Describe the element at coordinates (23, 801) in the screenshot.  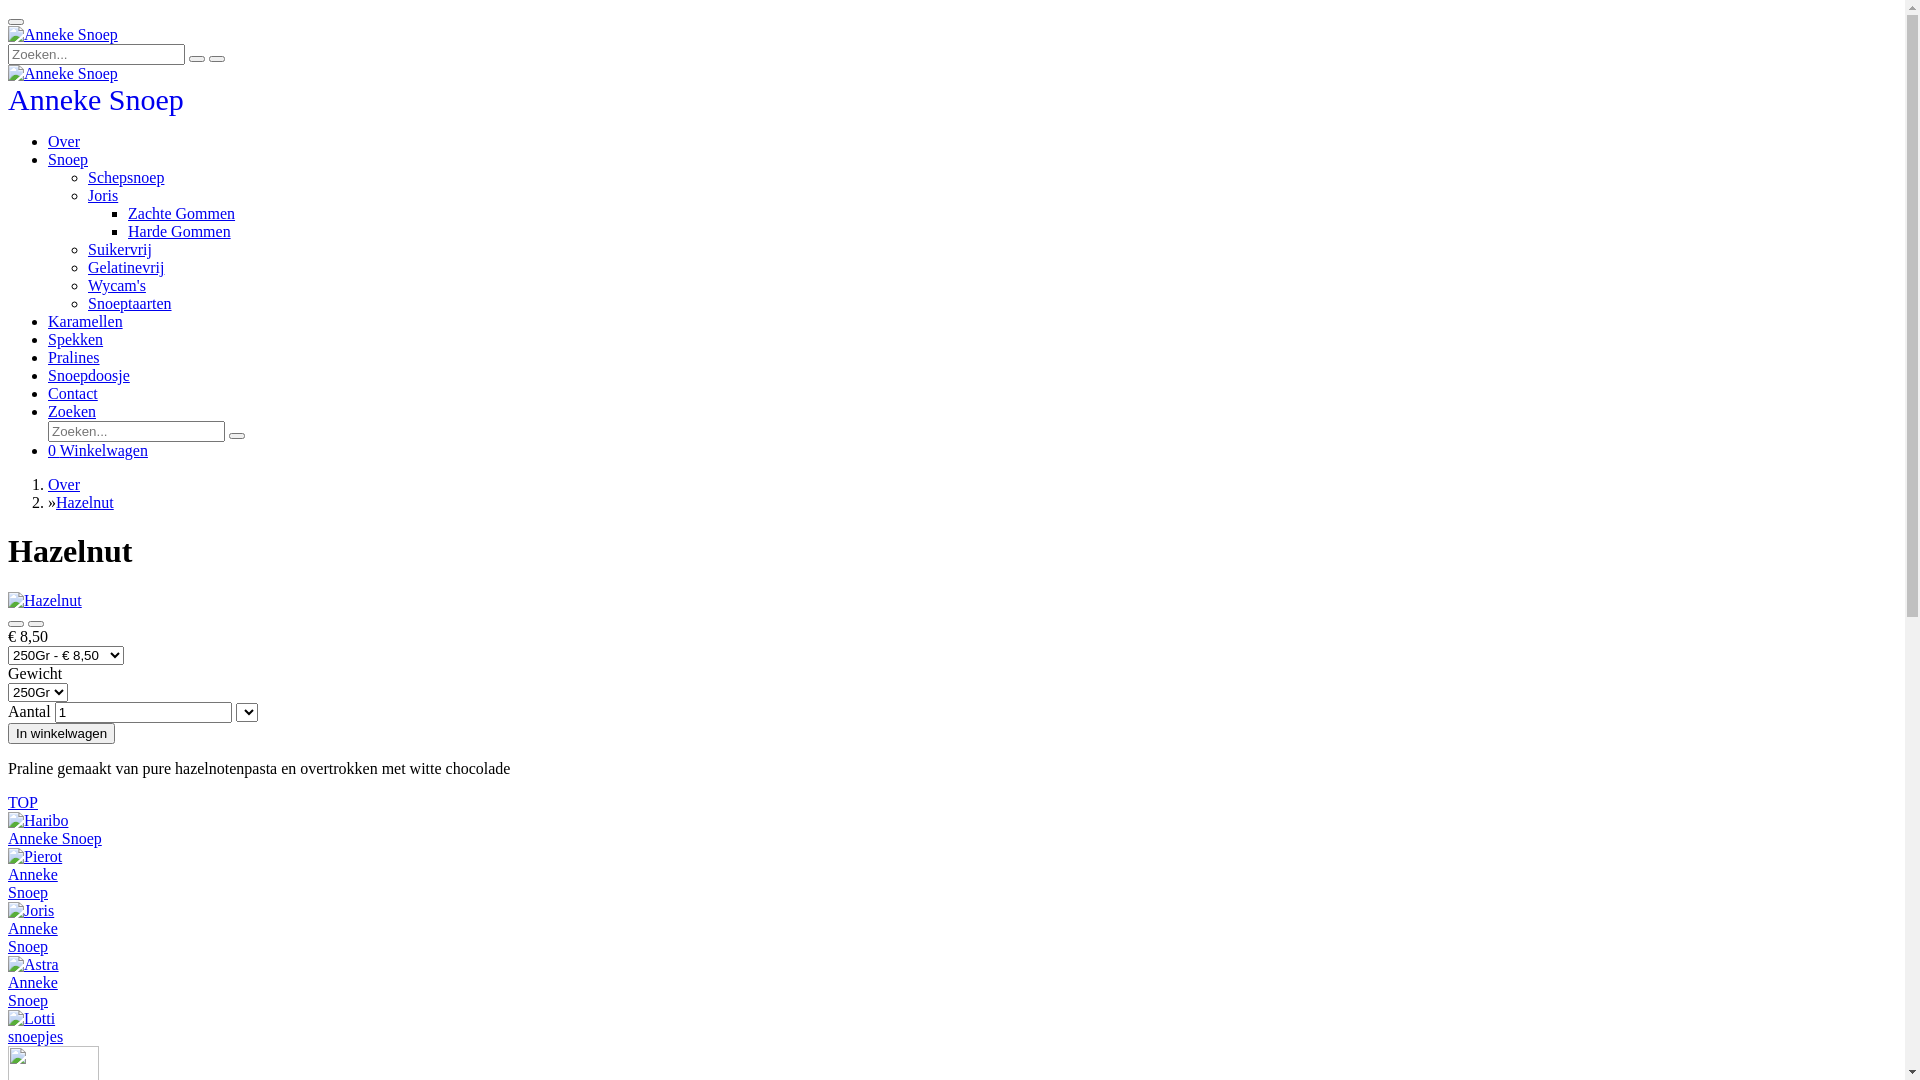
I see `'TOP'` at that location.